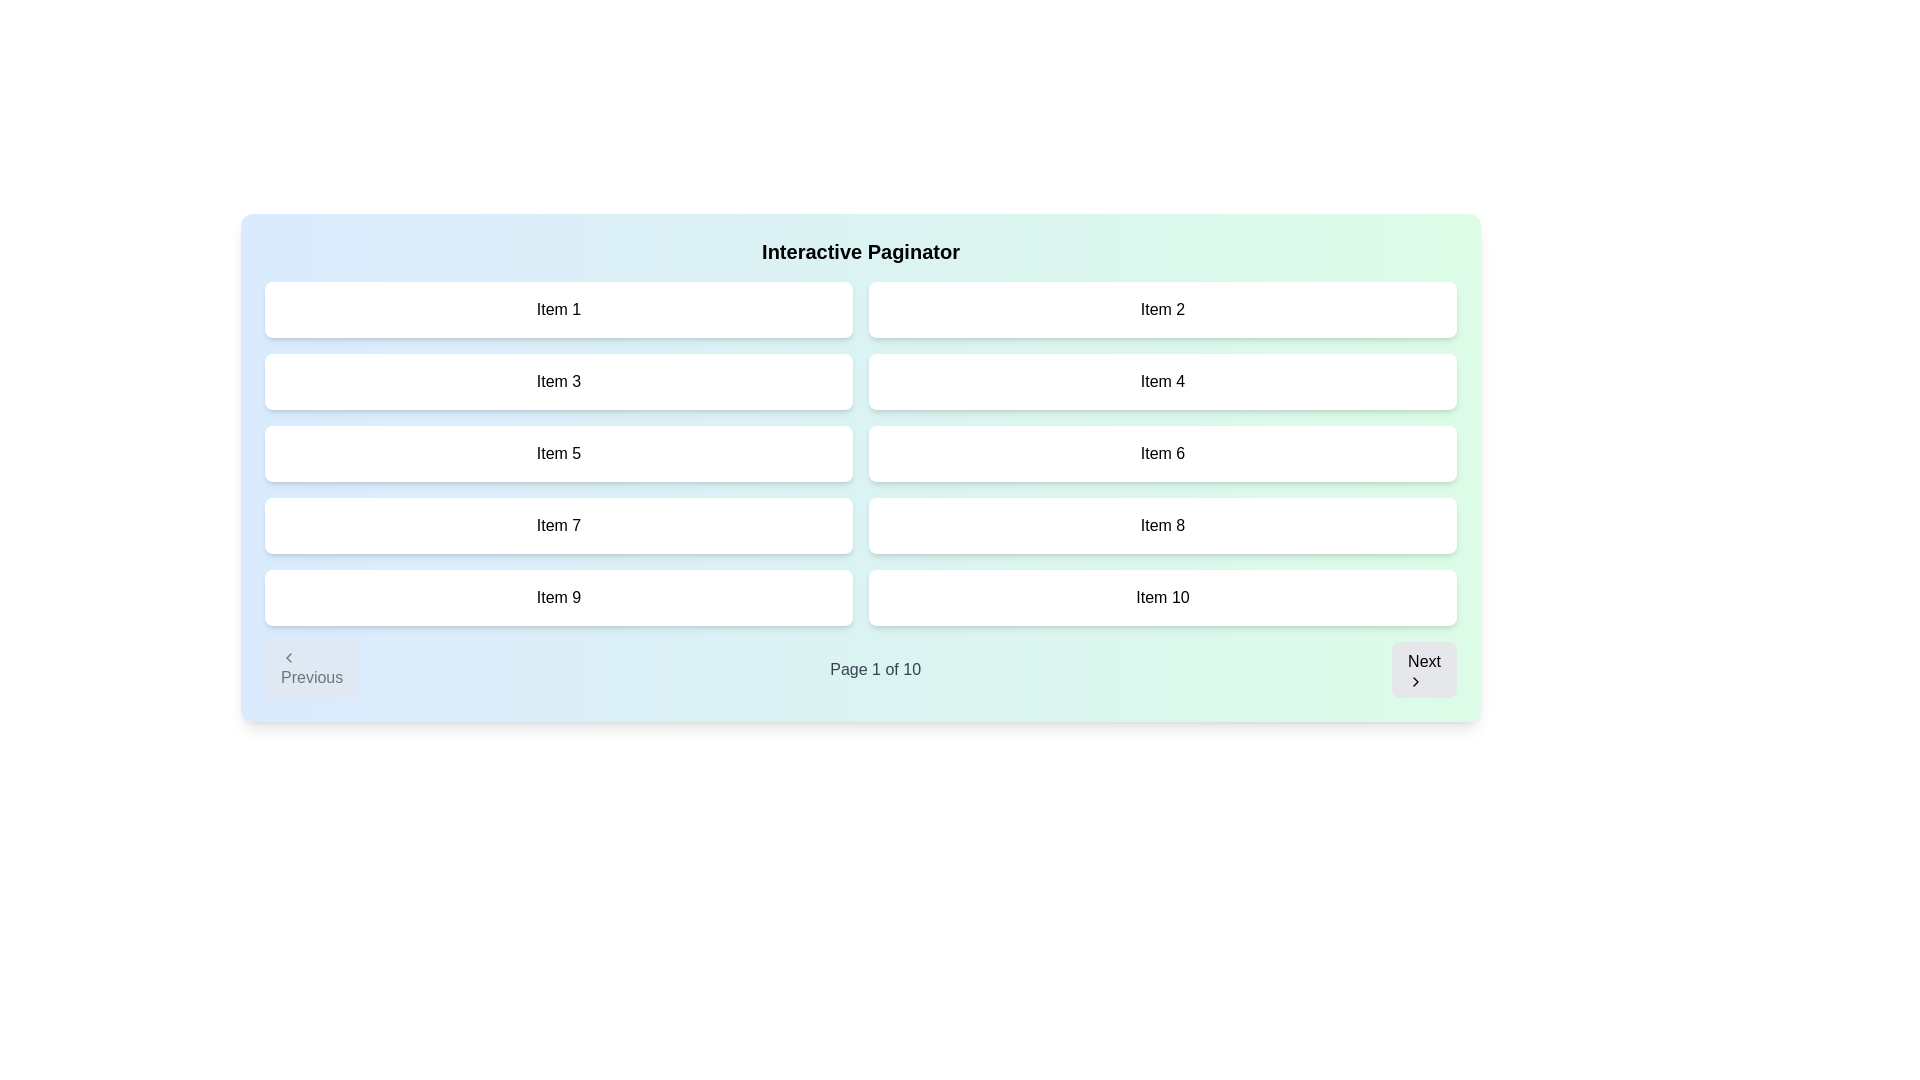 Image resolution: width=1920 pixels, height=1080 pixels. What do you see at coordinates (1162, 381) in the screenshot?
I see `the static text element labeled 'Item 4' located in the right-side column of the grid system, positioned between 'Item 2' and 'Item 6'` at bounding box center [1162, 381].